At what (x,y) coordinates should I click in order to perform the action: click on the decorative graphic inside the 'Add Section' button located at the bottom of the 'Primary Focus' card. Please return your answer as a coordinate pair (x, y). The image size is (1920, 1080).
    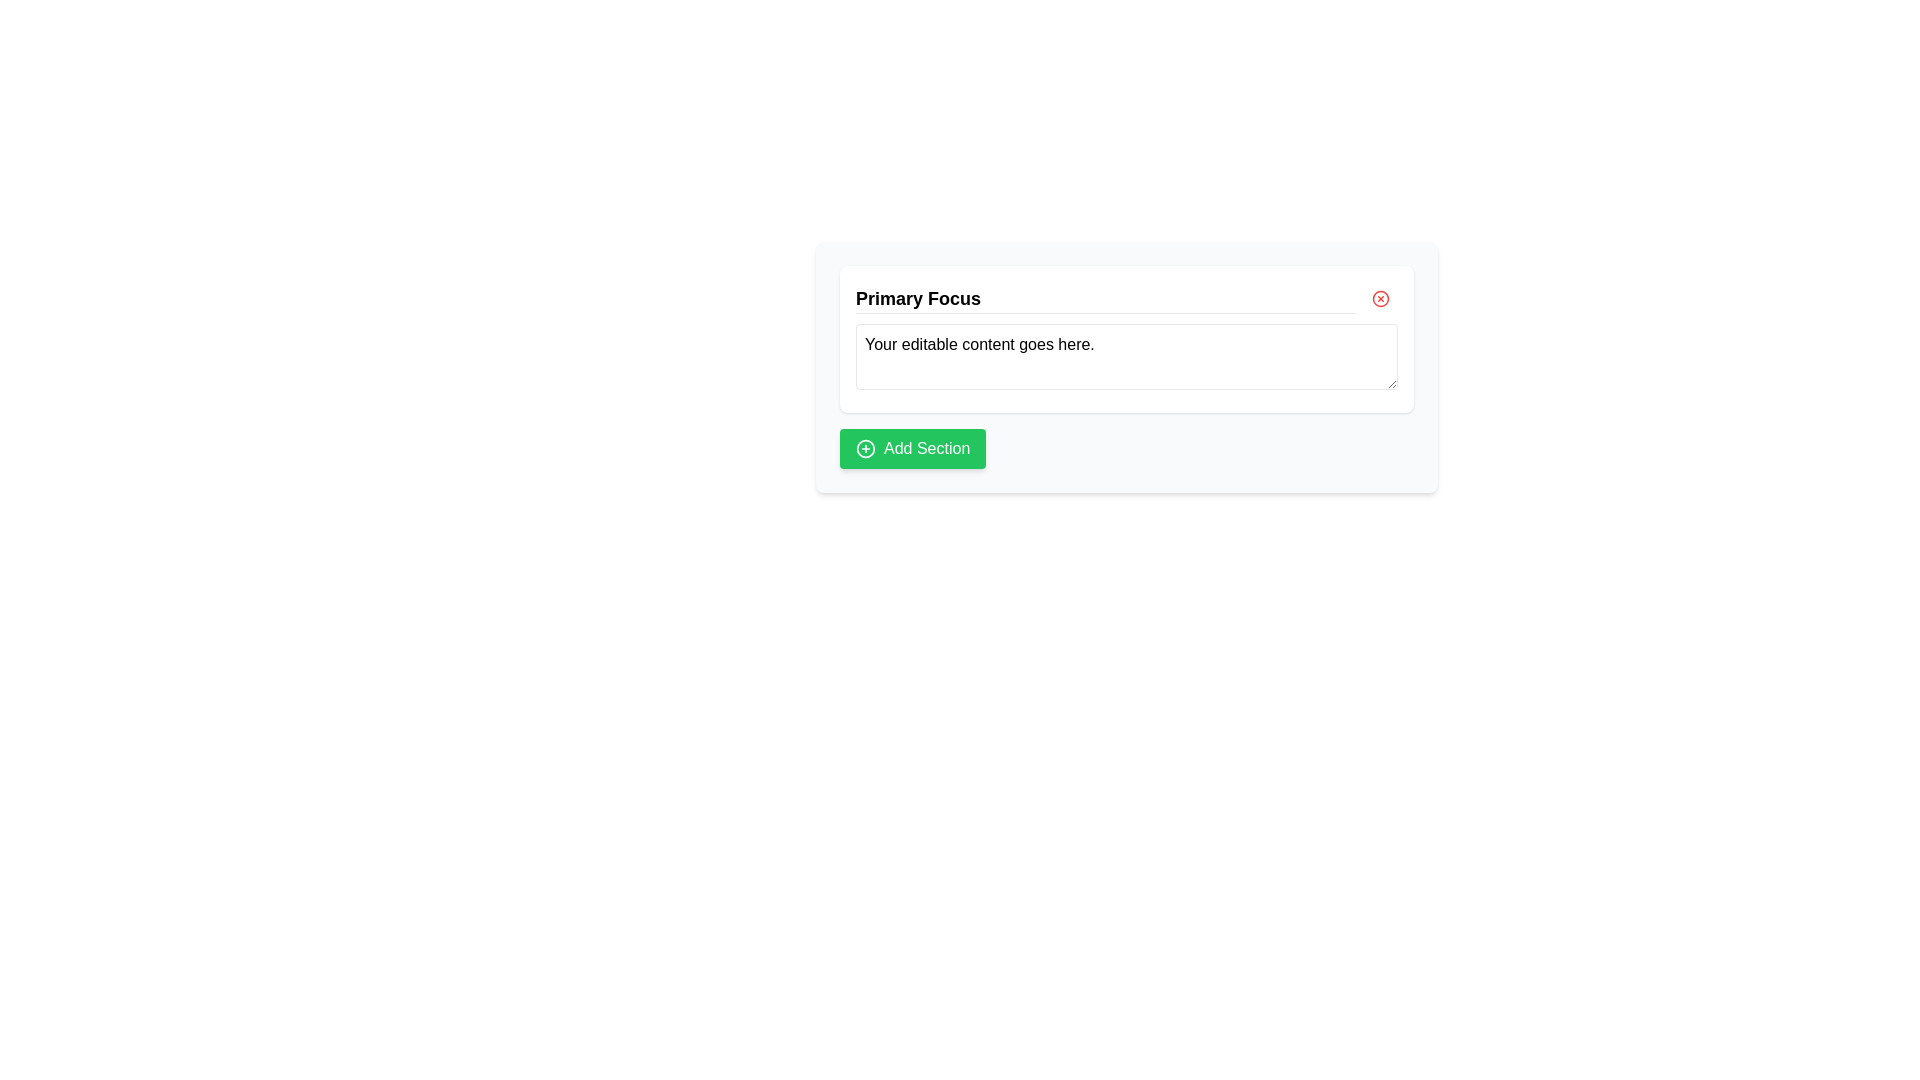
    Looking at the image, I should click on (865, 447).